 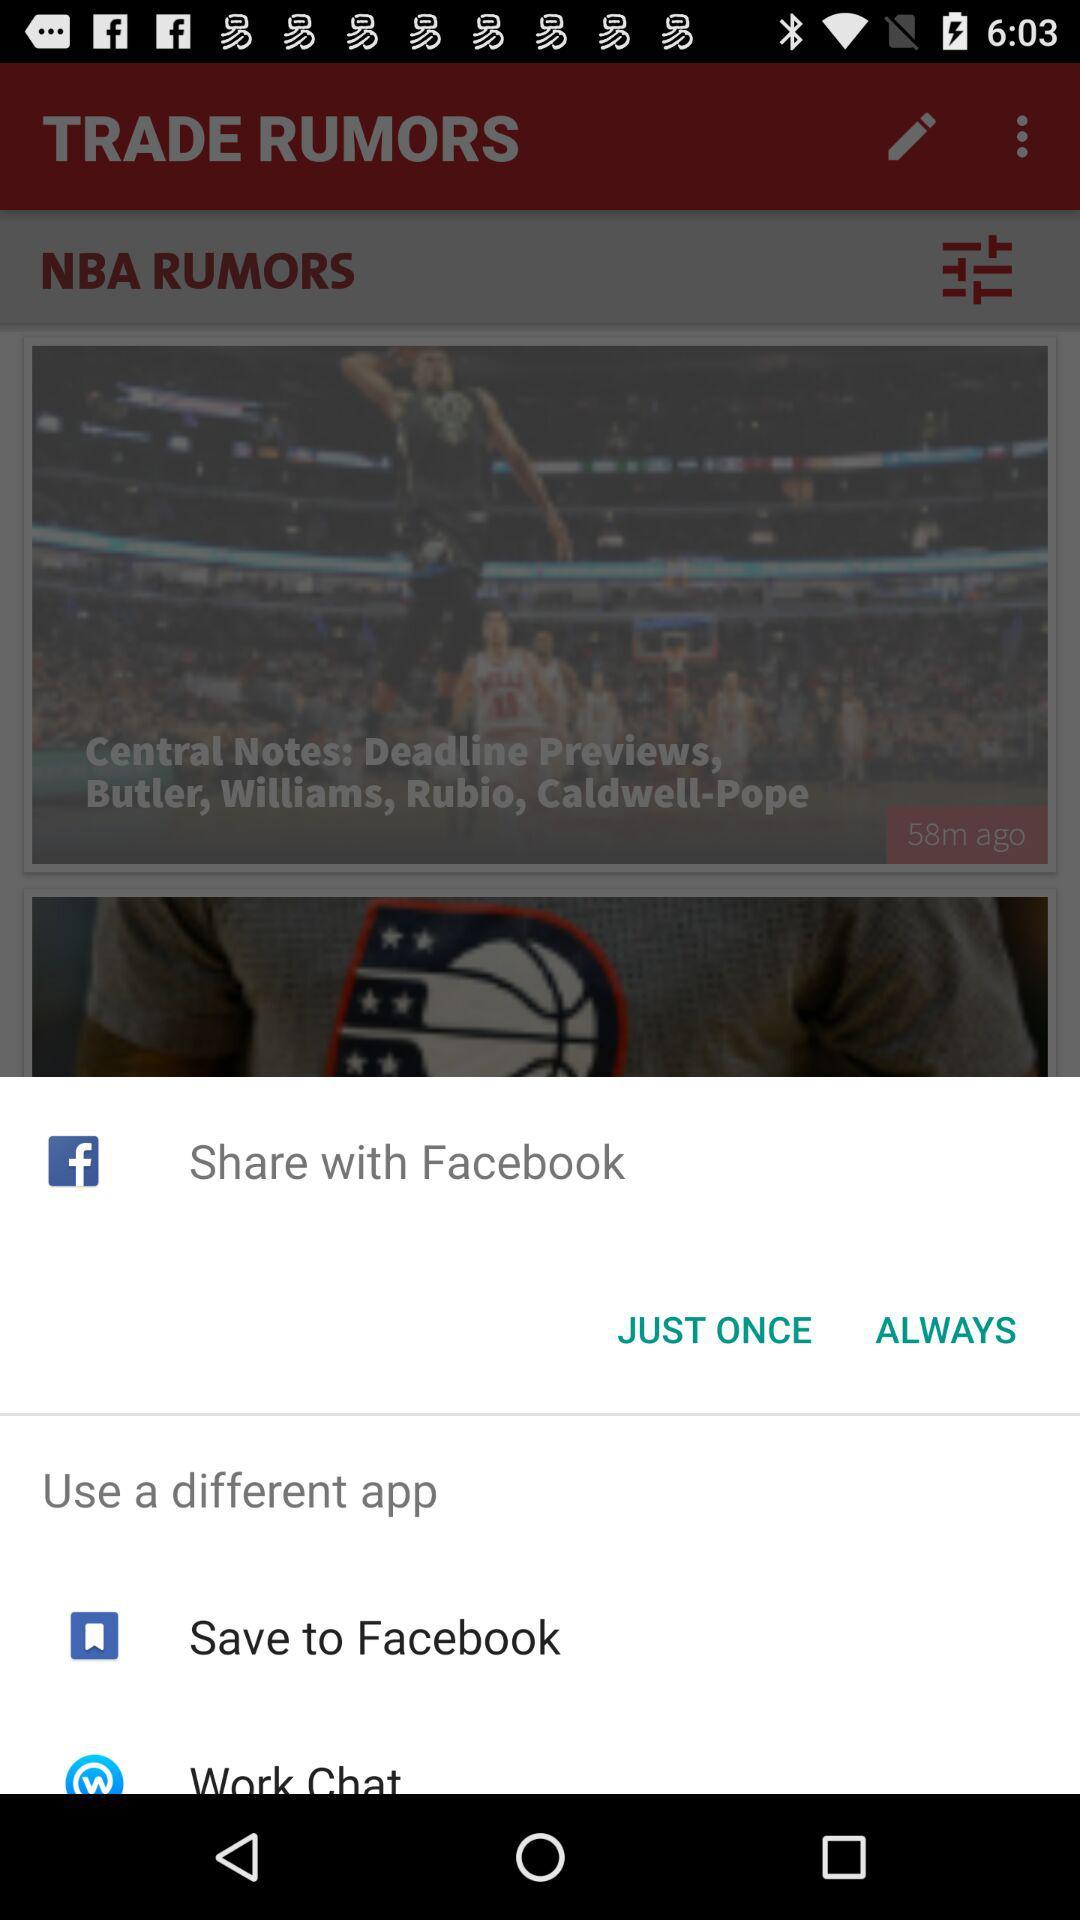 I want to click on the icon next to just once icon, so click(x=945, y=1329).